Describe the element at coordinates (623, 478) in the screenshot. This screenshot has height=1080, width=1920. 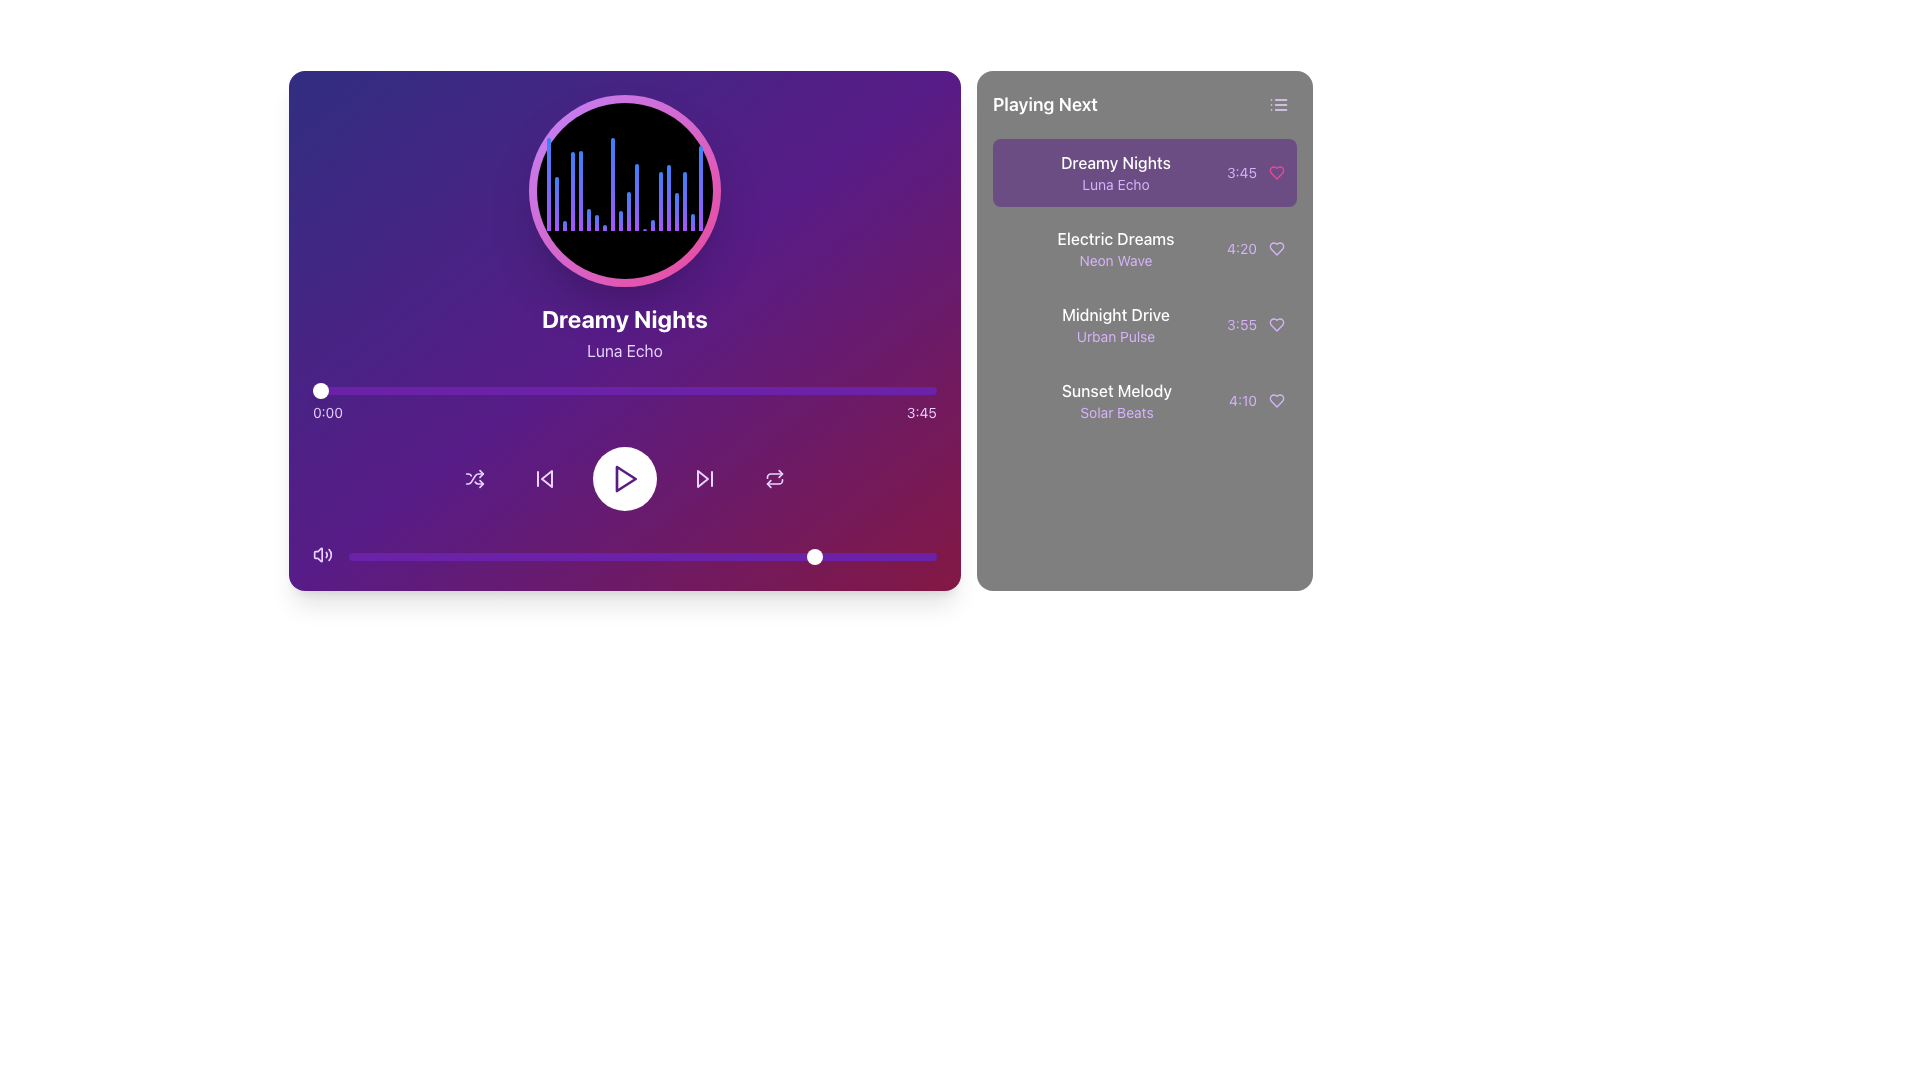
I see `the play/pause button located at the center of the button group at the bottom of the player card to play or pause the current track` at that location.